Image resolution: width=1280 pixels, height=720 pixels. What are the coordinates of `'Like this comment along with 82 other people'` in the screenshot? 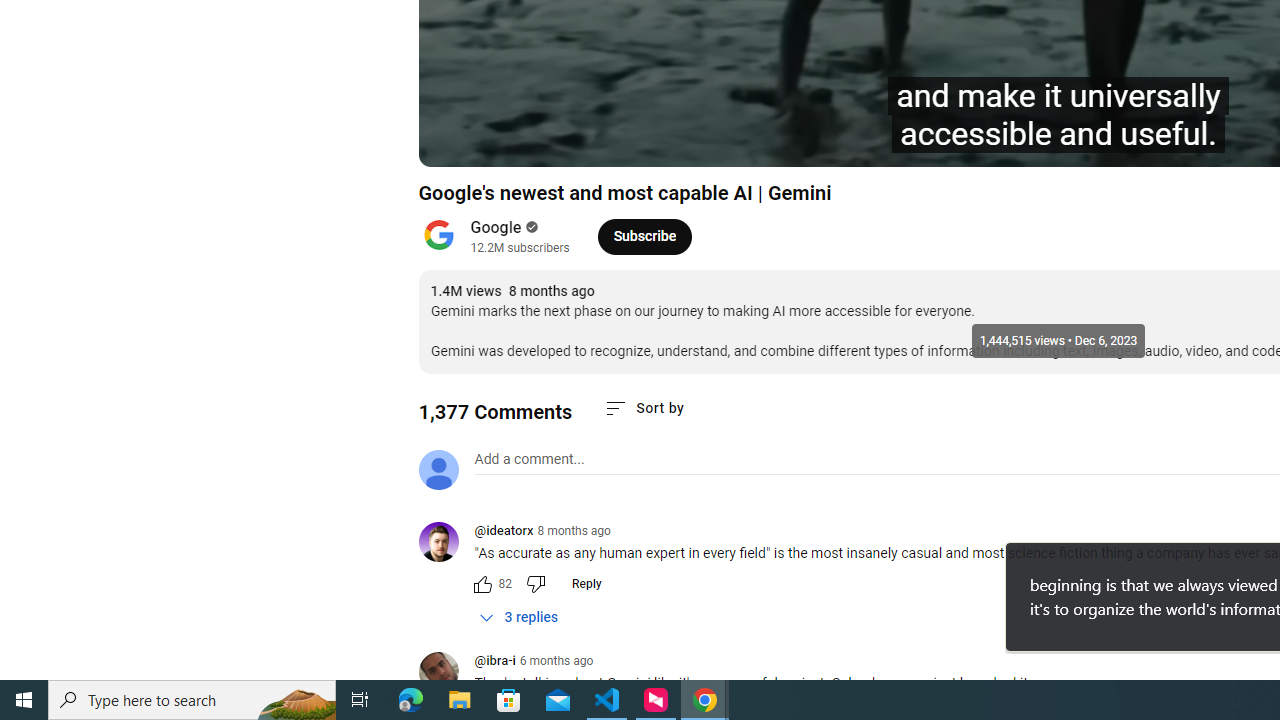 It's located at (482, 583).